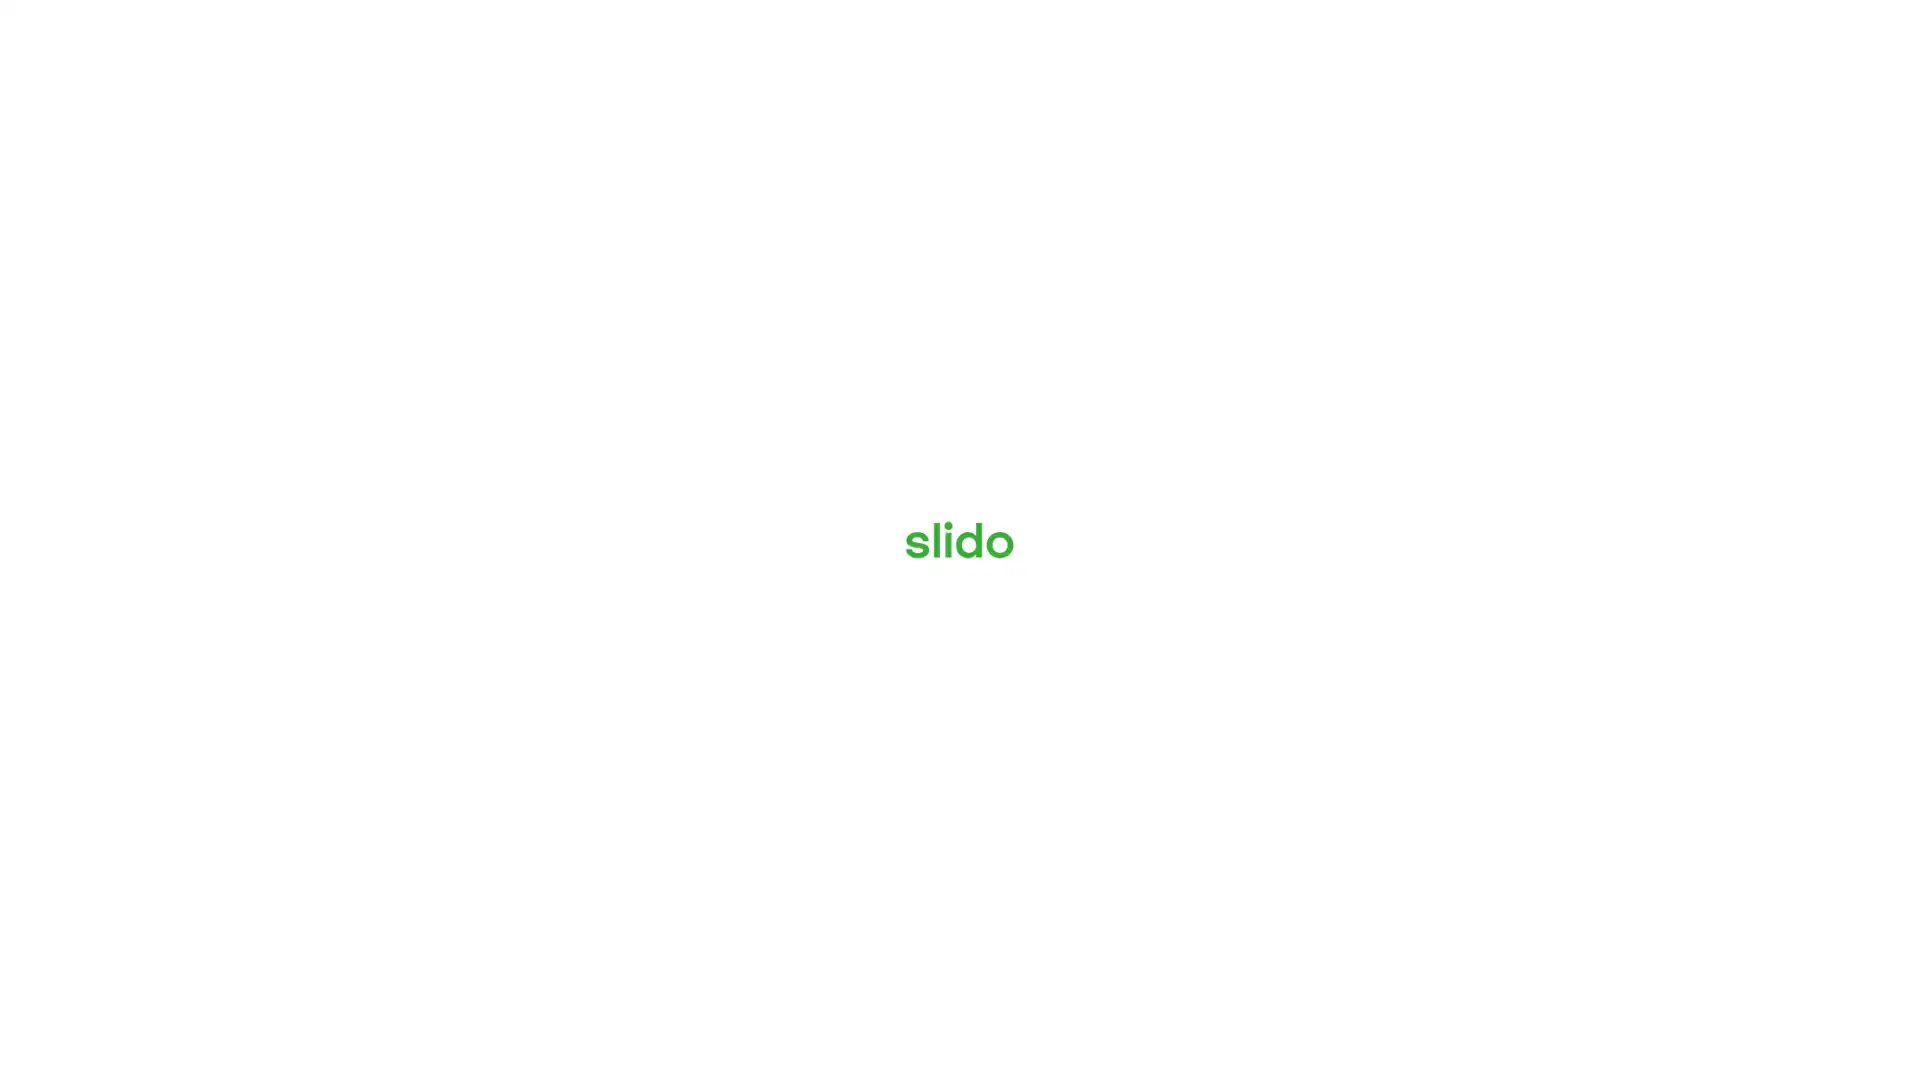  What do you see at coordinates (103, 27) in the screenshot?
I see `Open menu` at bounding box center [103, 27].